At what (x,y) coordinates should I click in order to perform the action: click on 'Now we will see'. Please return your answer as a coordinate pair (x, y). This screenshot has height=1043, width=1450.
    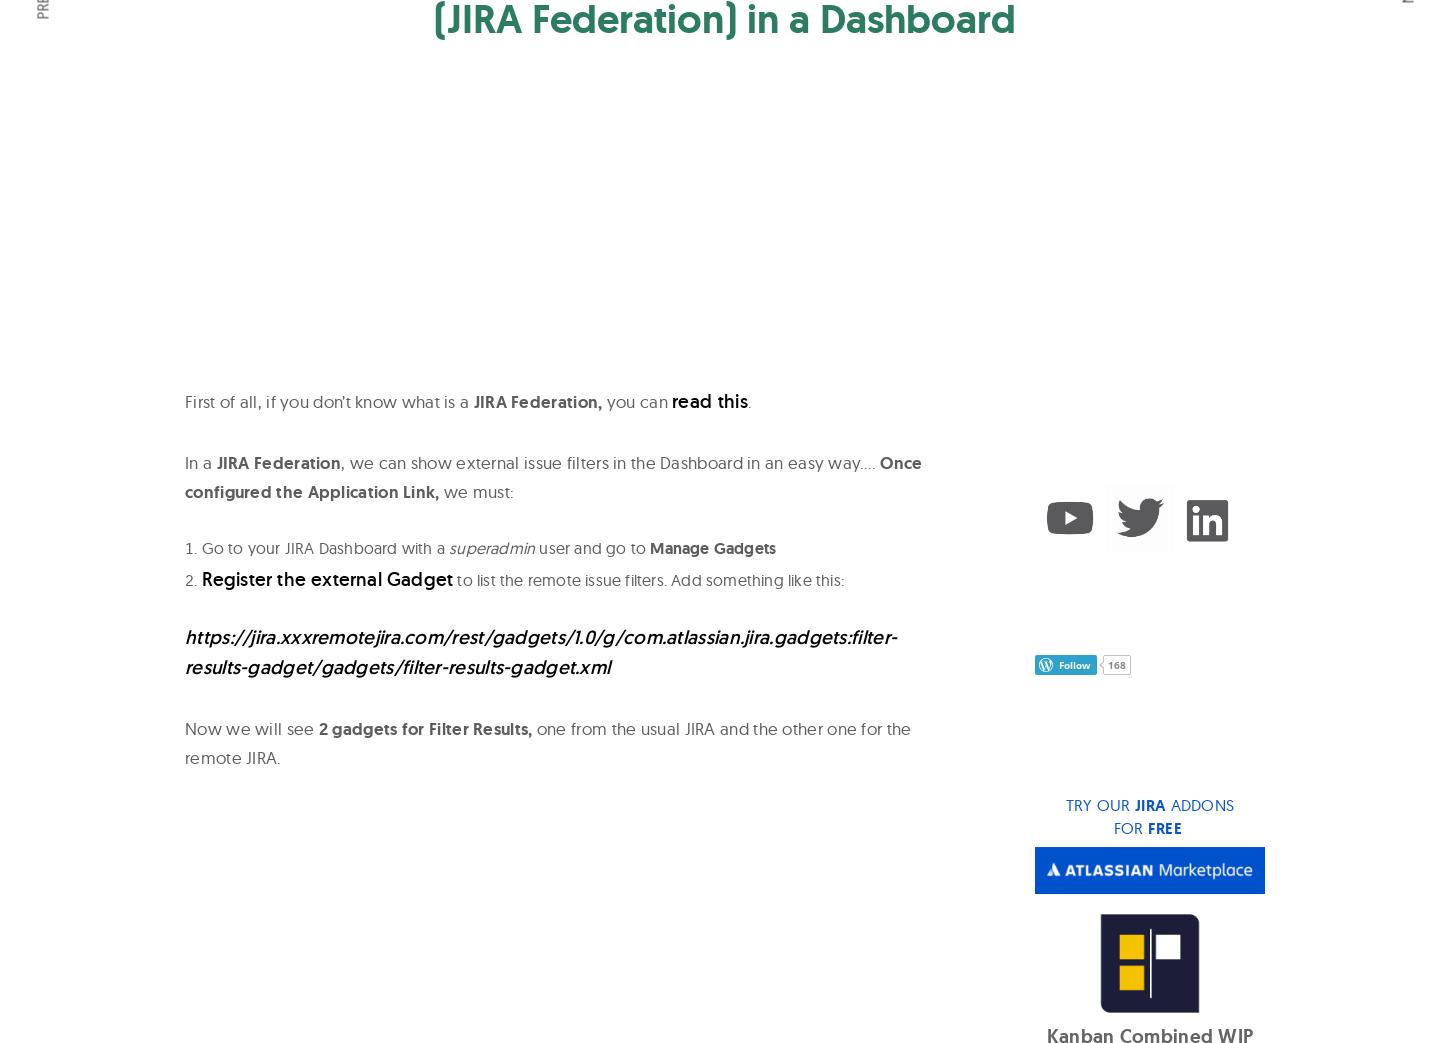
    Looking at the image, I should click on (251, 728).